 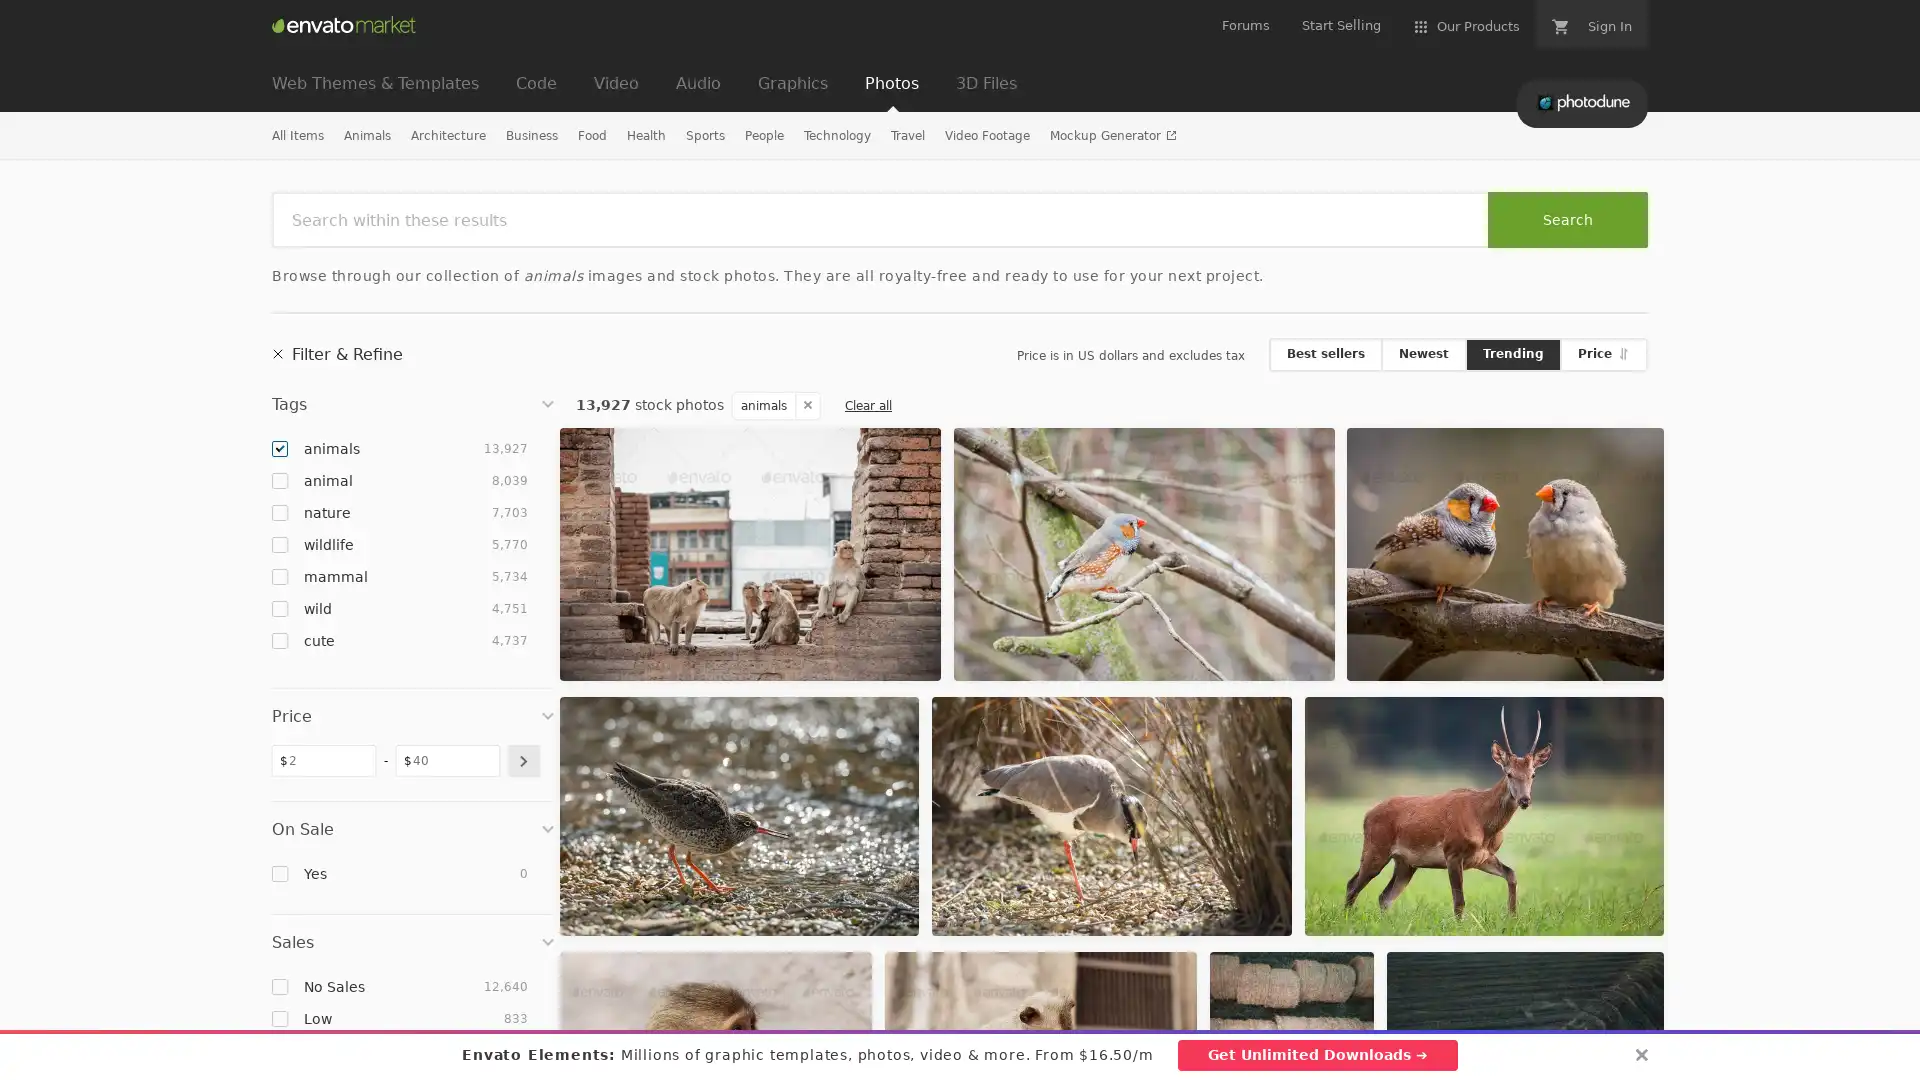 I want to click on Add to Favorites, so click(x=1307, y=452).